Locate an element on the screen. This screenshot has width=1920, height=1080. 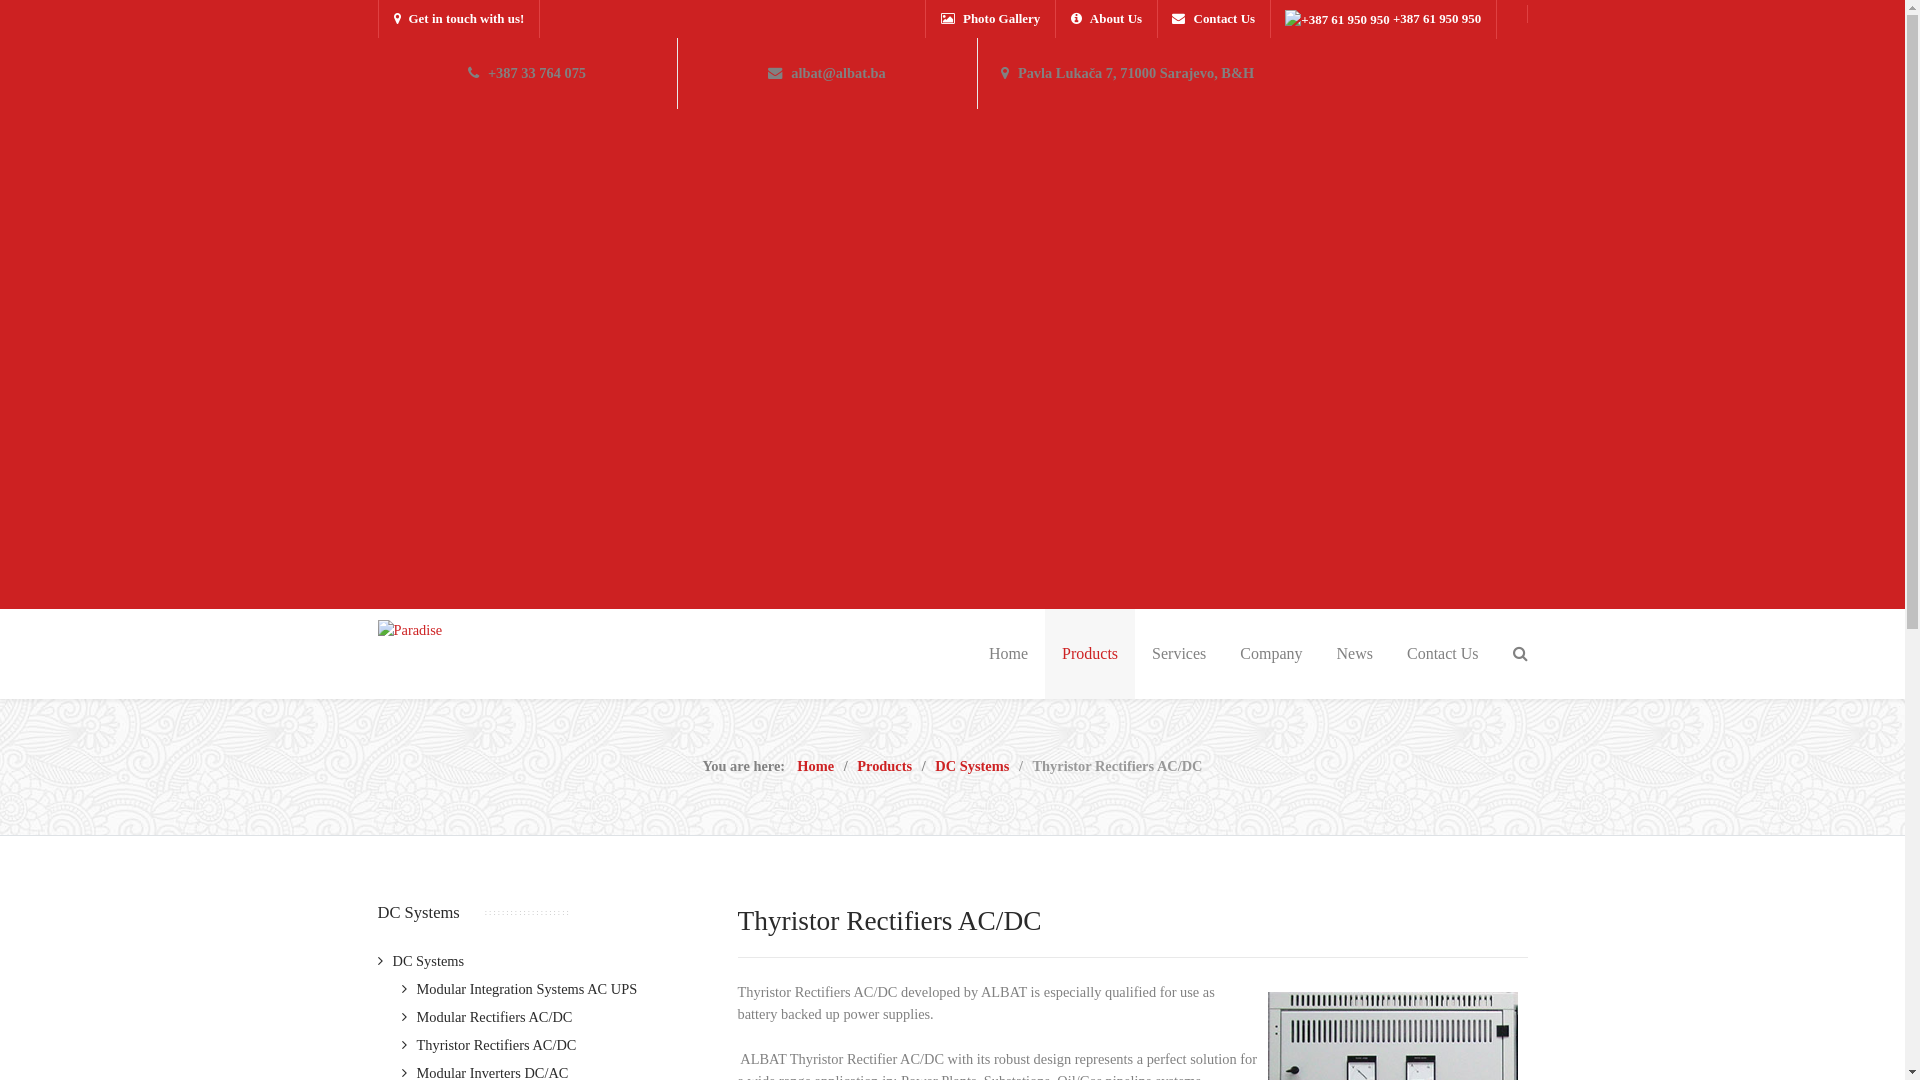
'Terms & Conditions' is located at coordinates (1042, 707).